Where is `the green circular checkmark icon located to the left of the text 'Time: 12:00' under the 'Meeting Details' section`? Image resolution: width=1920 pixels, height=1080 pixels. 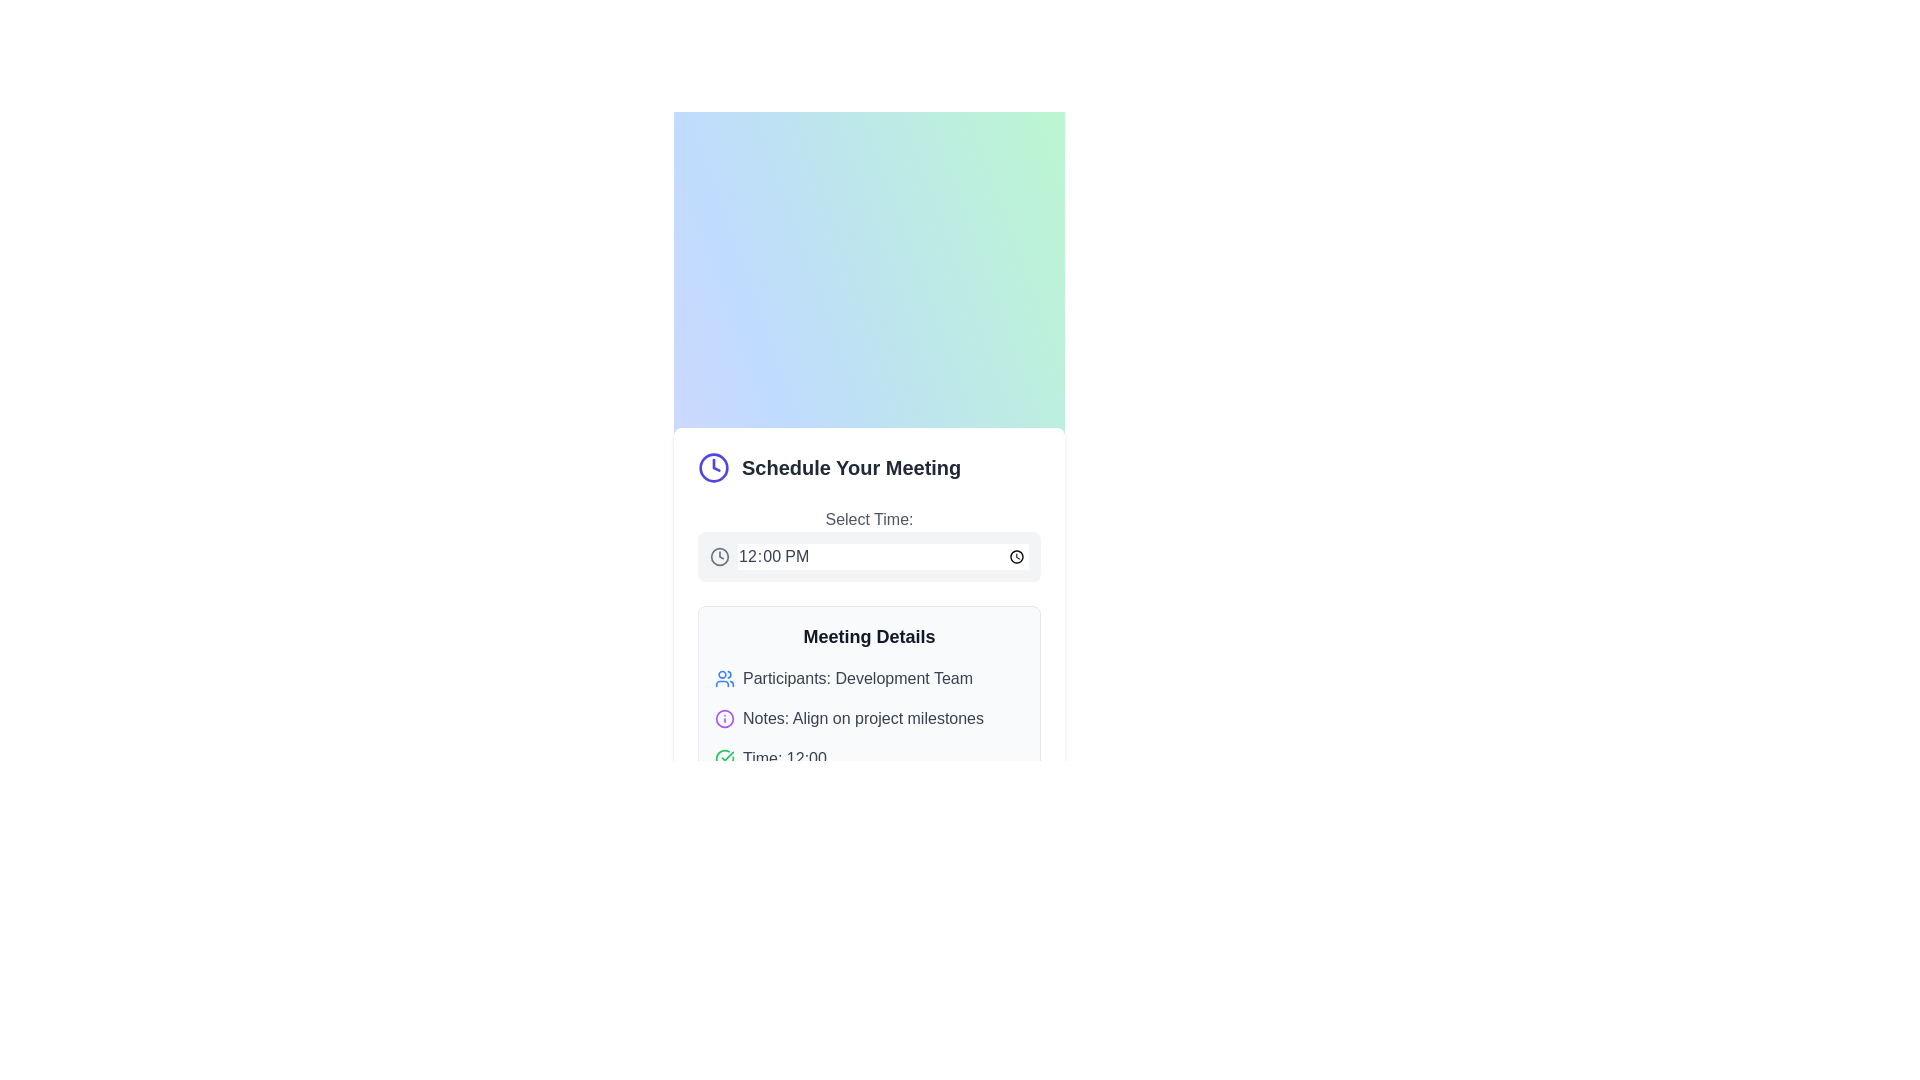
the green circular checkmark icon located to the left of the text 'Time: 12:00' under the 'Meeting Details' section is located at coordinates (723, 759).